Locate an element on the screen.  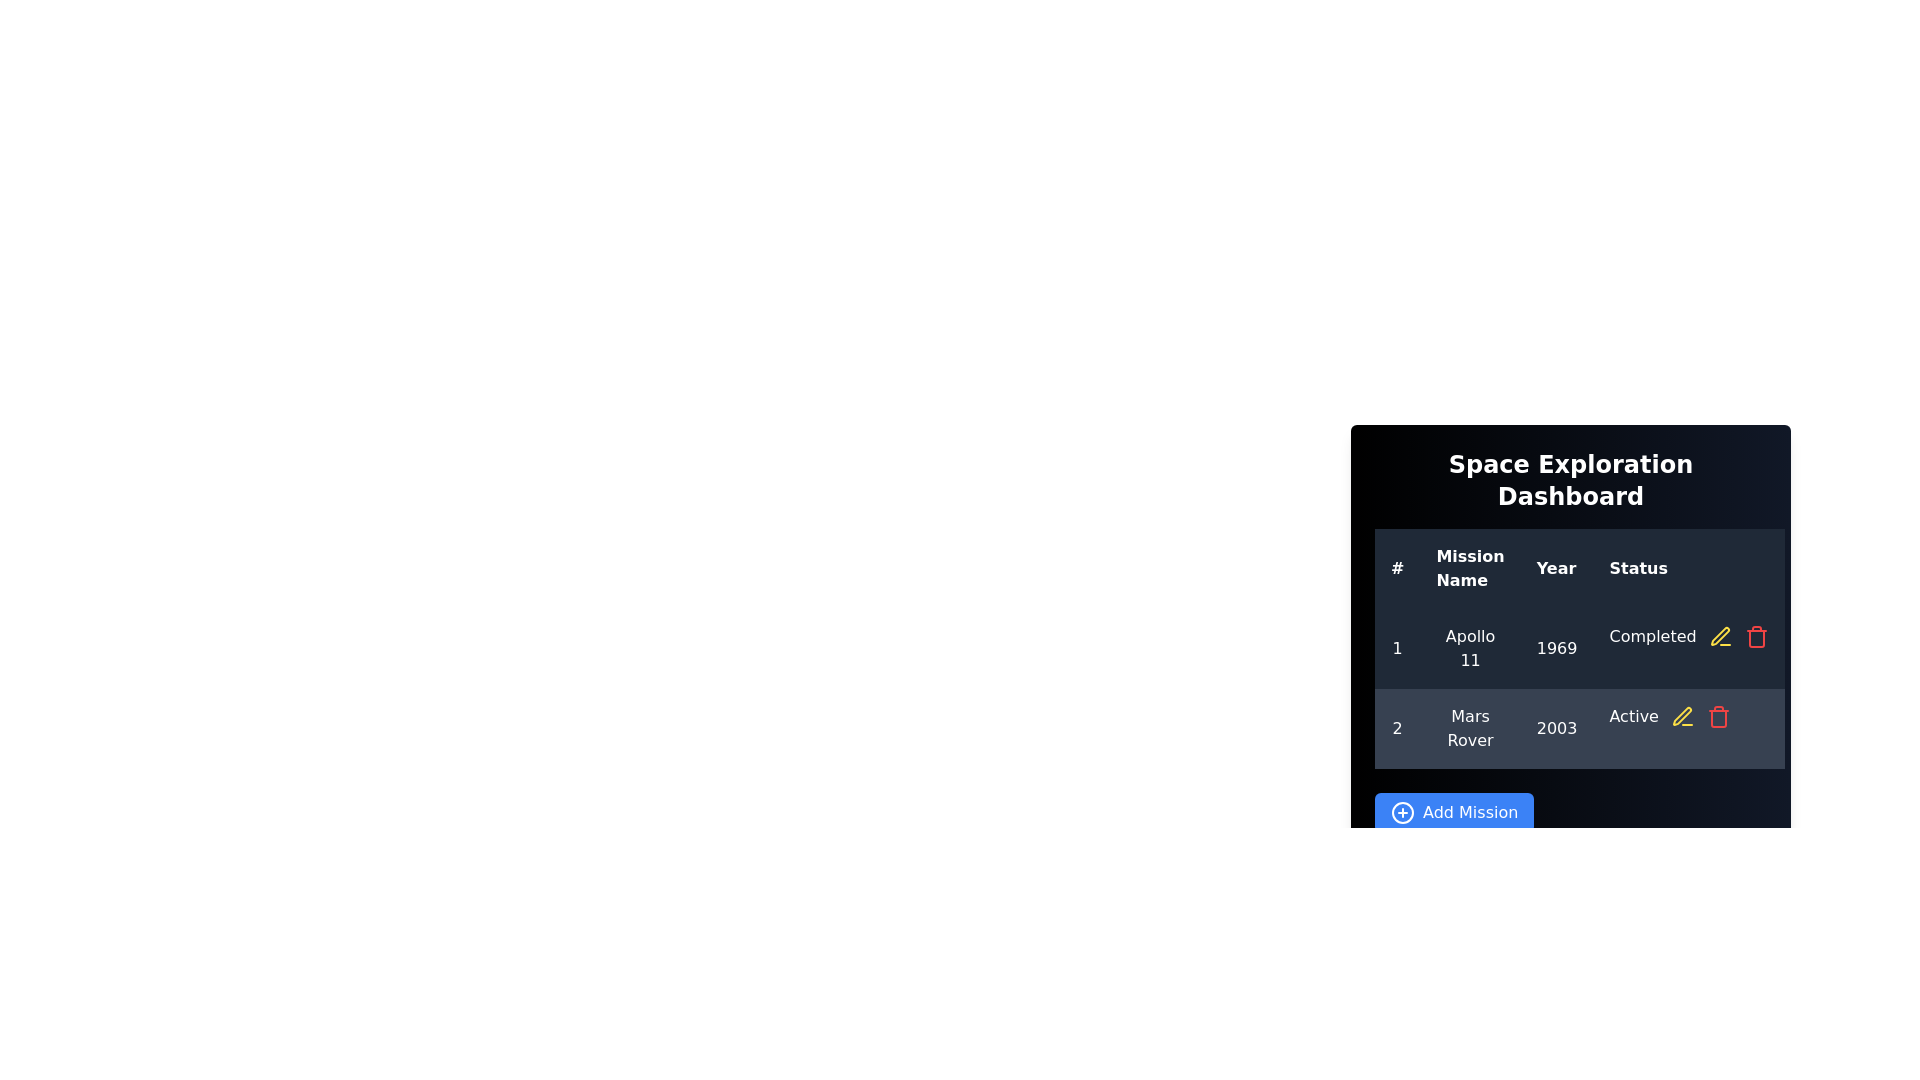
the text label displaying 'Apollo 11' which is located in the 'Mission Name' column of the 'Space Exploration Dashboard' table, specifically in the first row, and is situated one column to the right of the '#' column is located at coordinates (1470, 648).